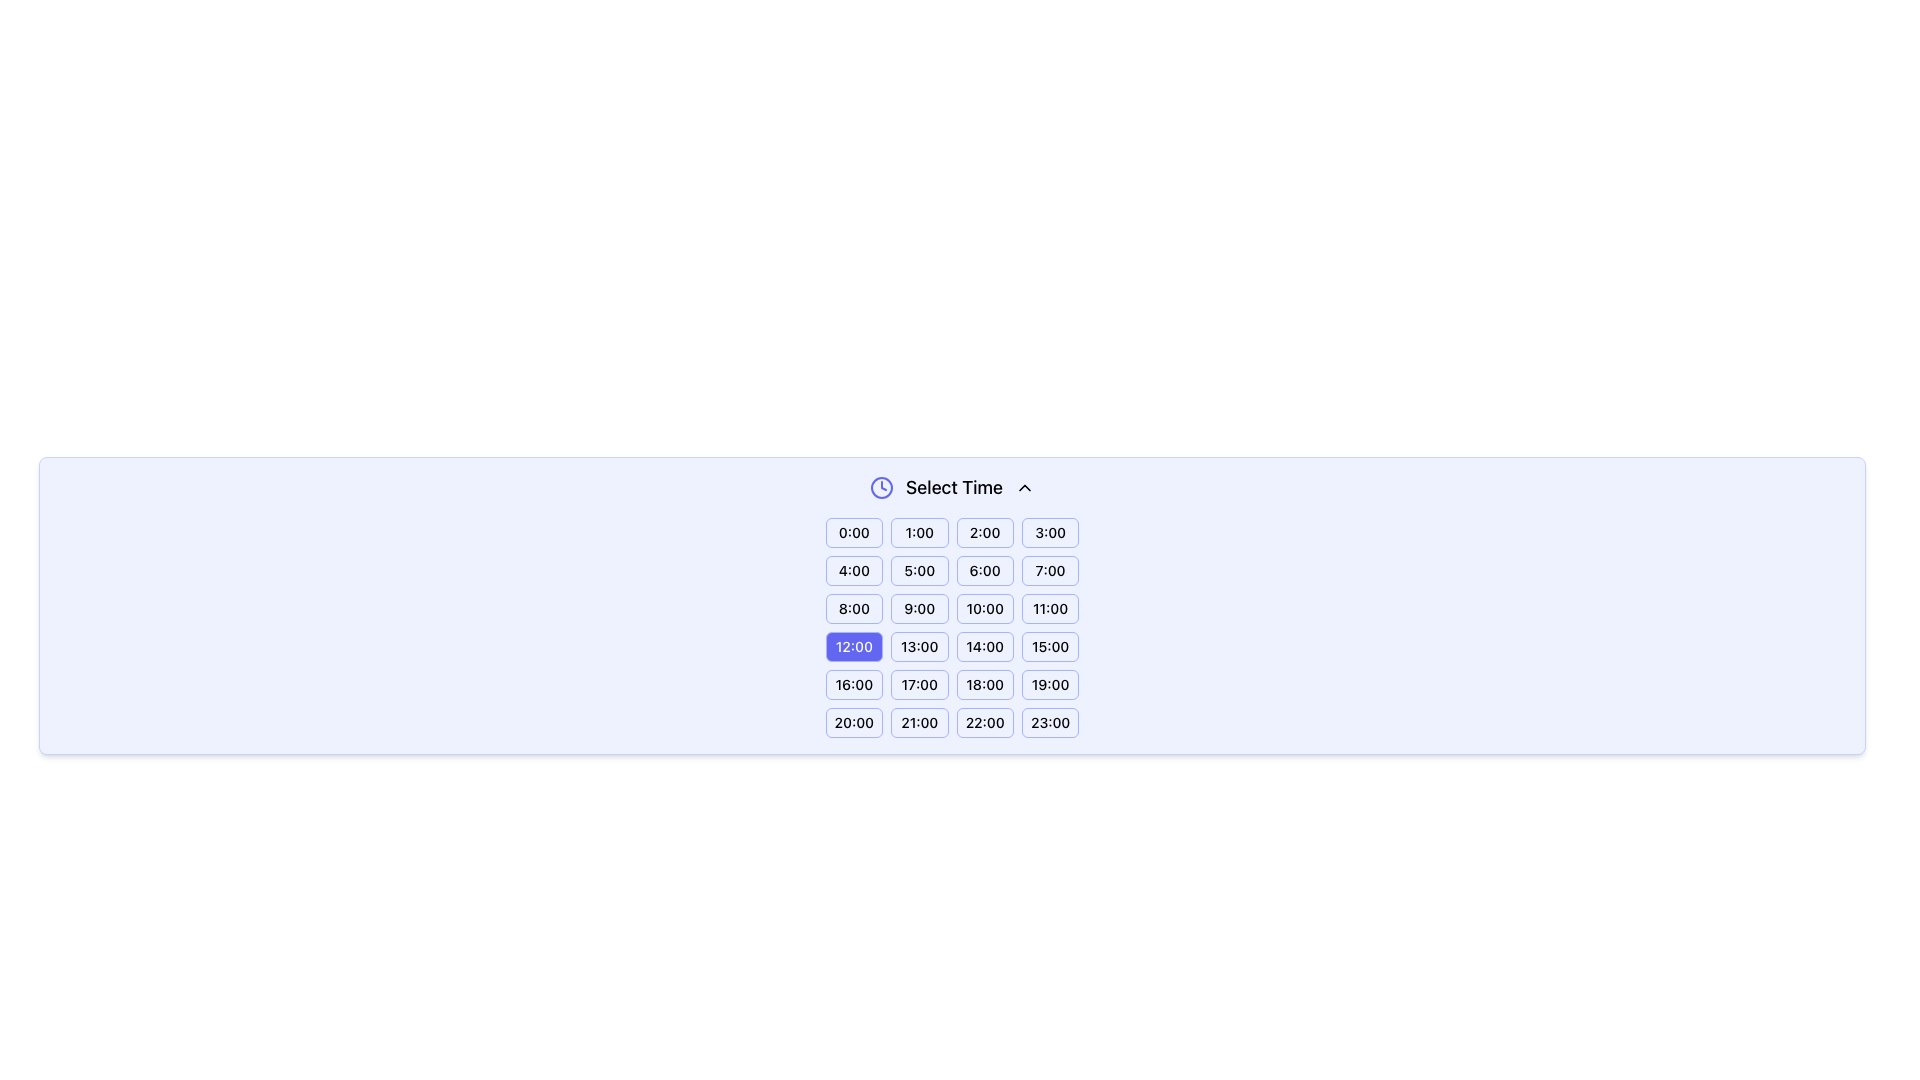  I want to click on the button, so click(918, 531).